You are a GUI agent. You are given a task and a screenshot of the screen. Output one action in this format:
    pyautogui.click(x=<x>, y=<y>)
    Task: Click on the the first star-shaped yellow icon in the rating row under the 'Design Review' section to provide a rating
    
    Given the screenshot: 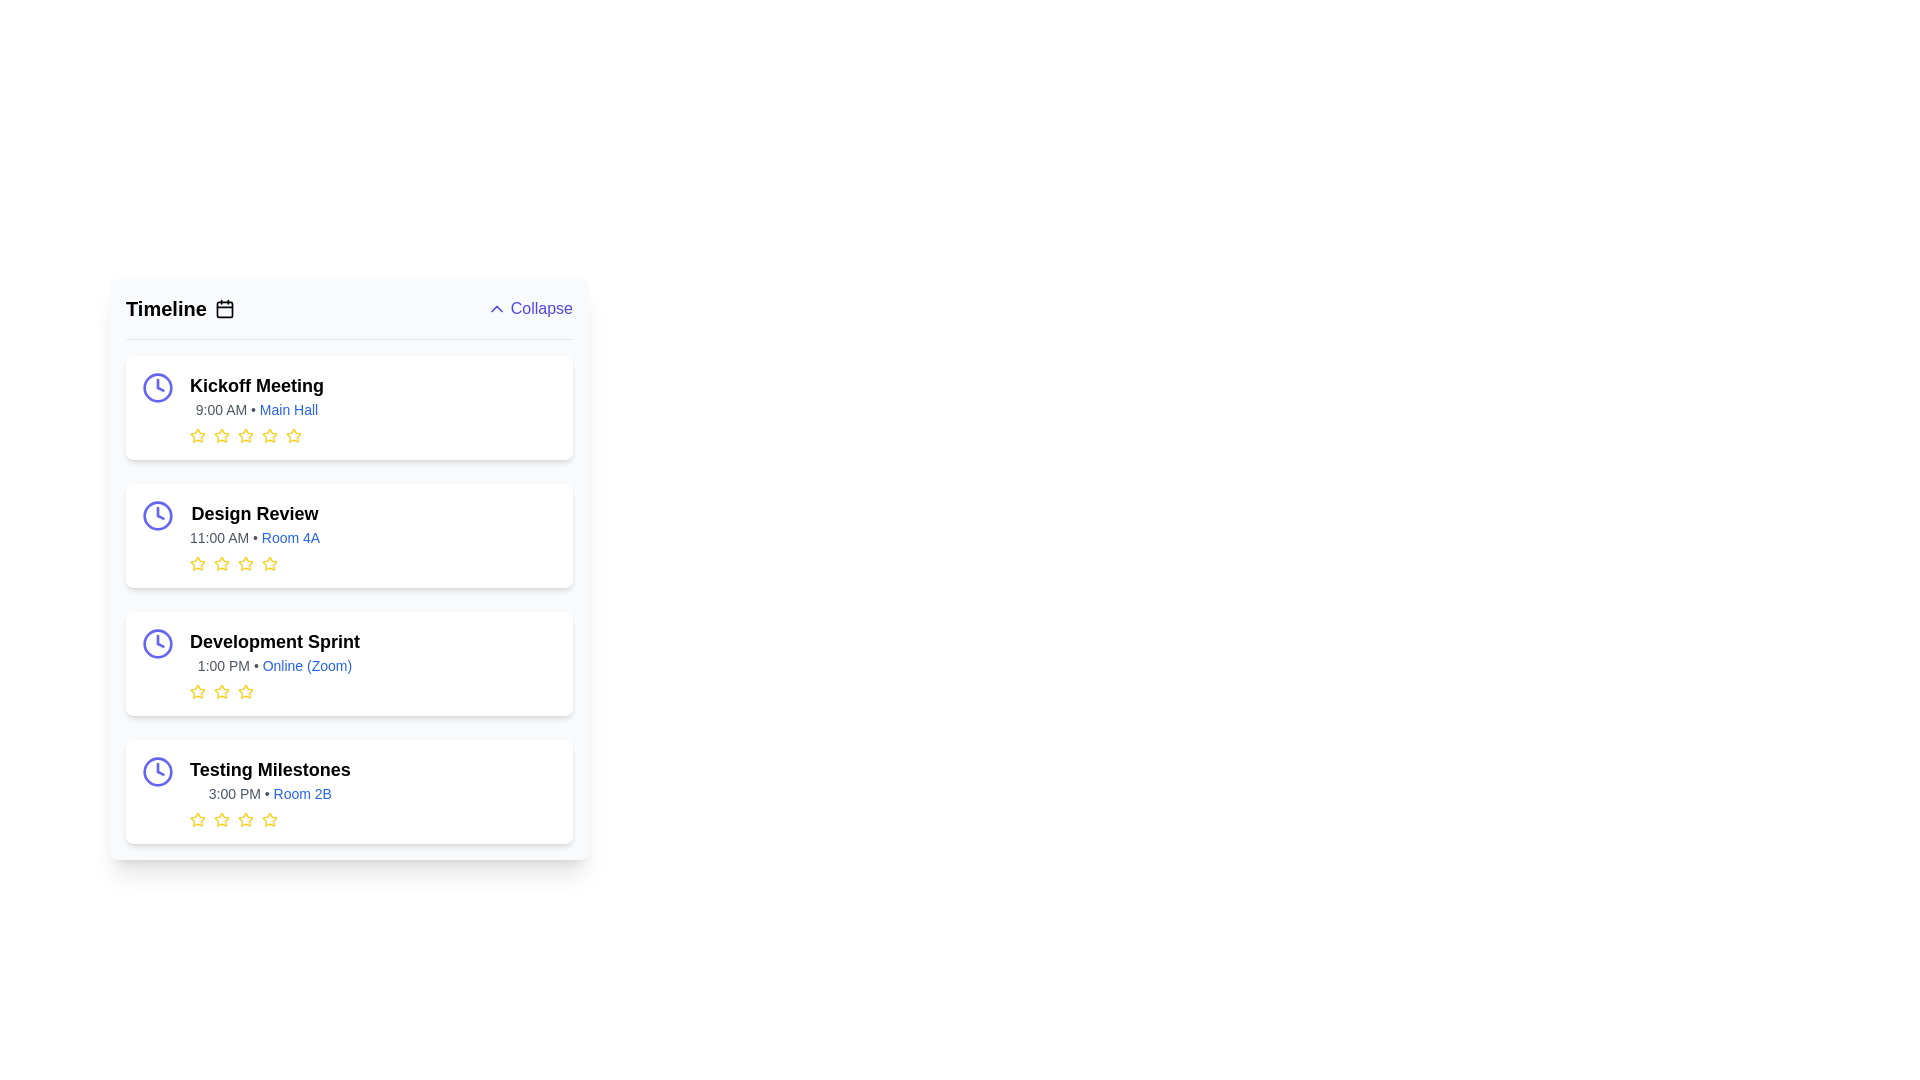 What is the action you would take?
    pyautogui.click(x=197, y=563)
    